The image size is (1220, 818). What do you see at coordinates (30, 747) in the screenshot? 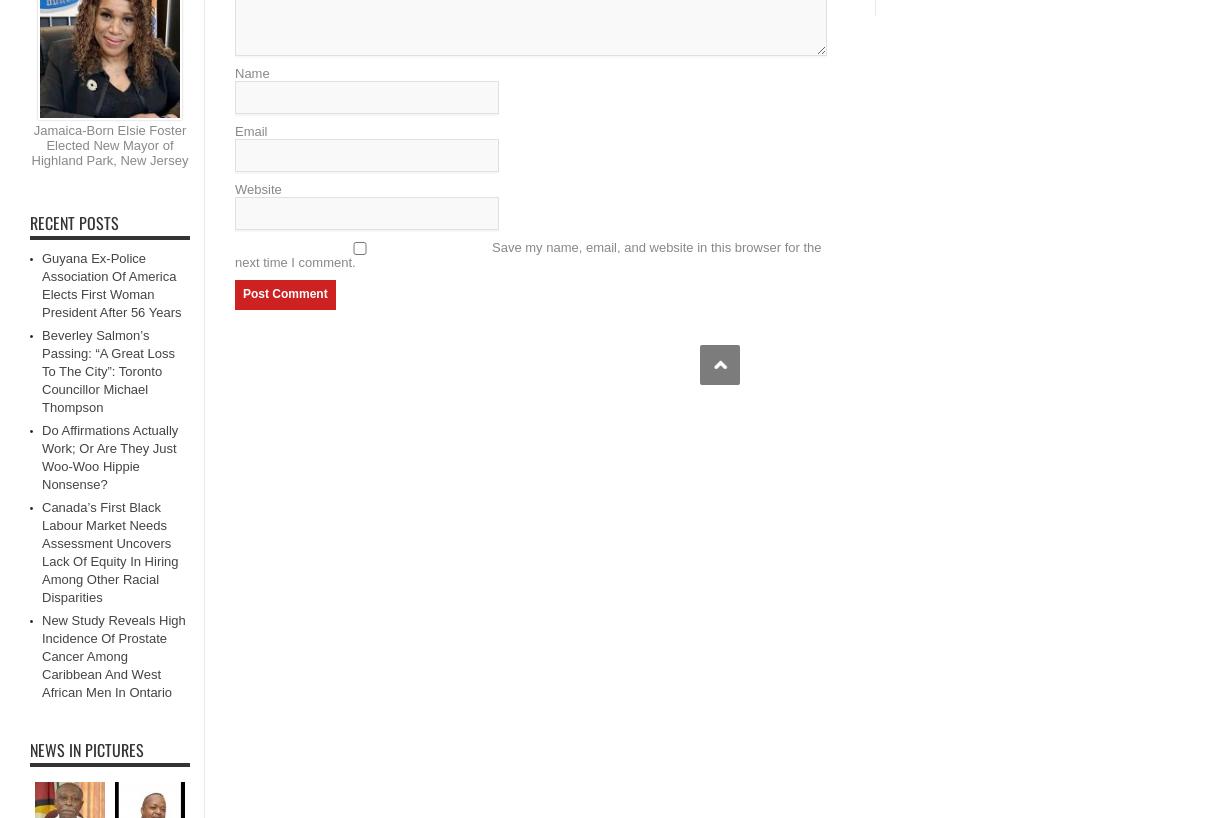
I see `'News in Pictures'` at bounding box center [30, 747].